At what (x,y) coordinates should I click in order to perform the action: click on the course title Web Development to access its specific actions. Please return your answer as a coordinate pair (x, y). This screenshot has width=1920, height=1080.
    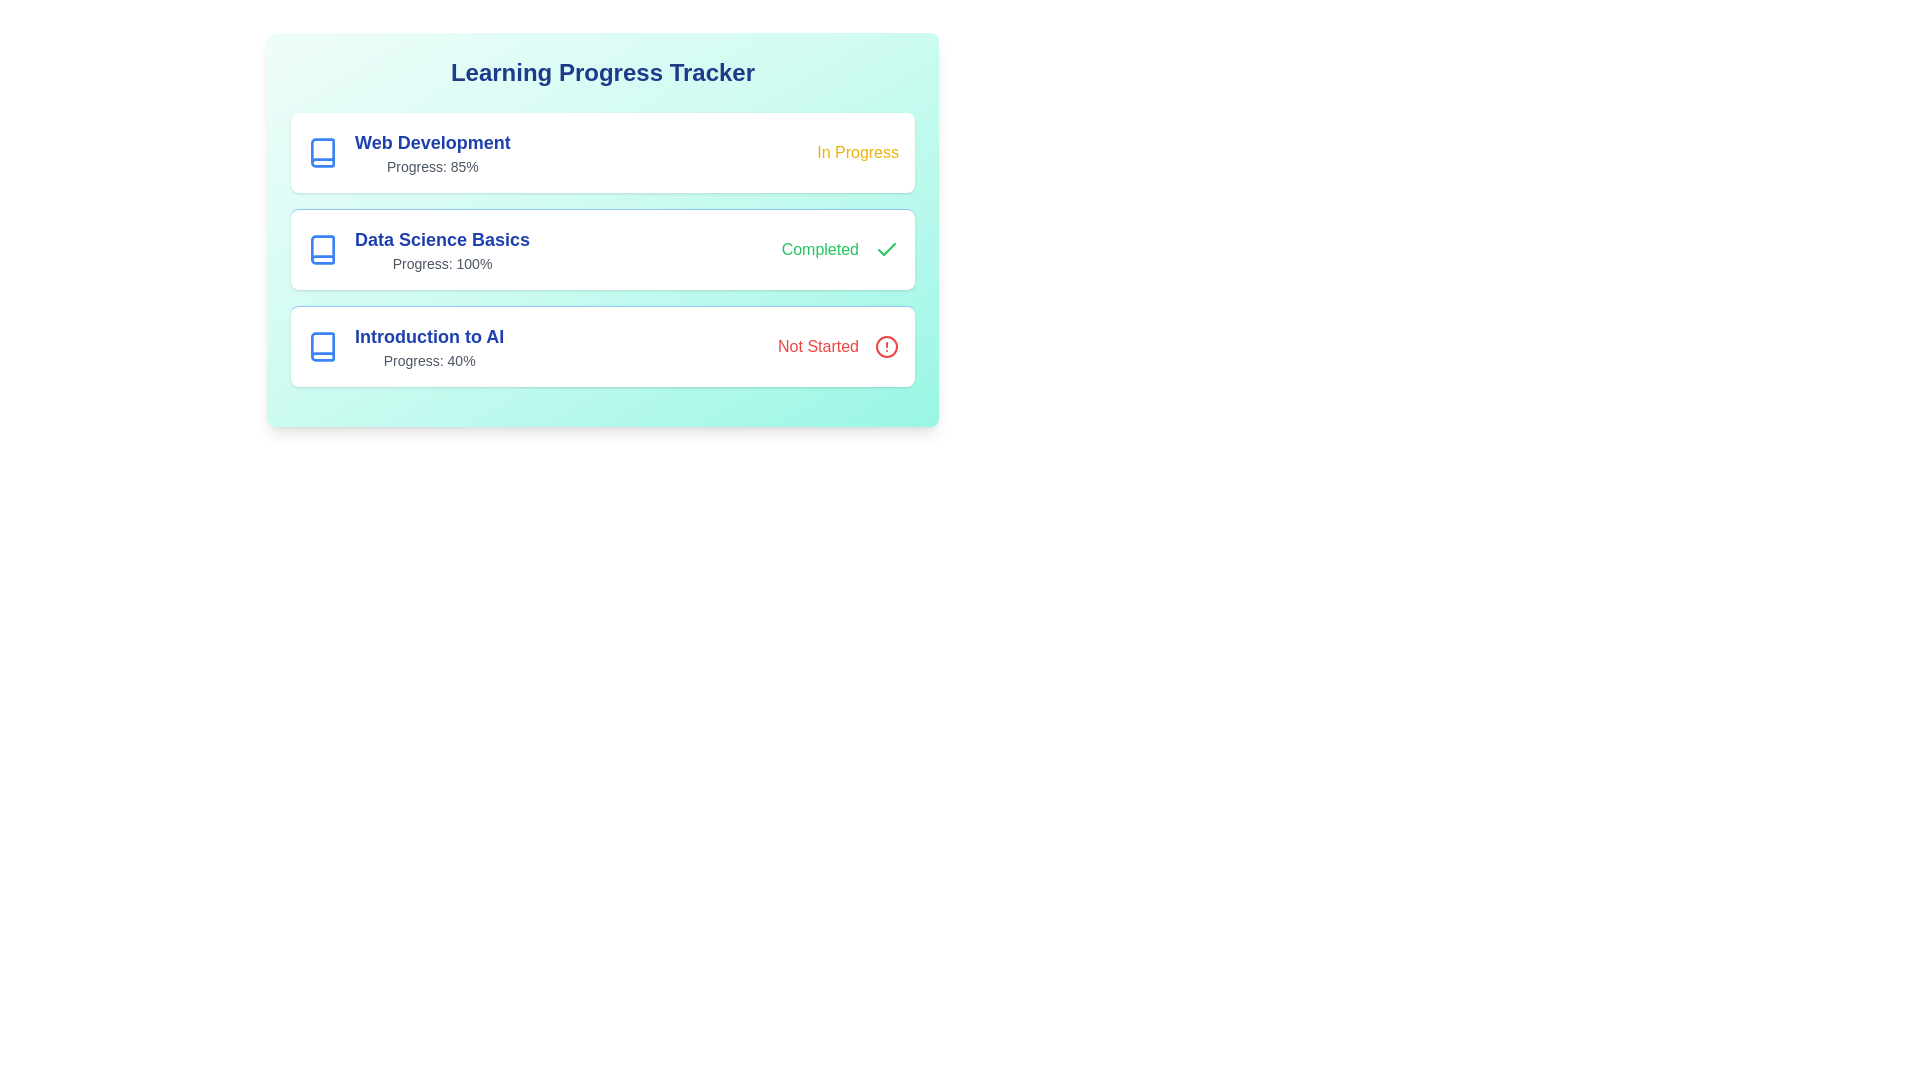
    Looking at the image, I should click on (407, 152).